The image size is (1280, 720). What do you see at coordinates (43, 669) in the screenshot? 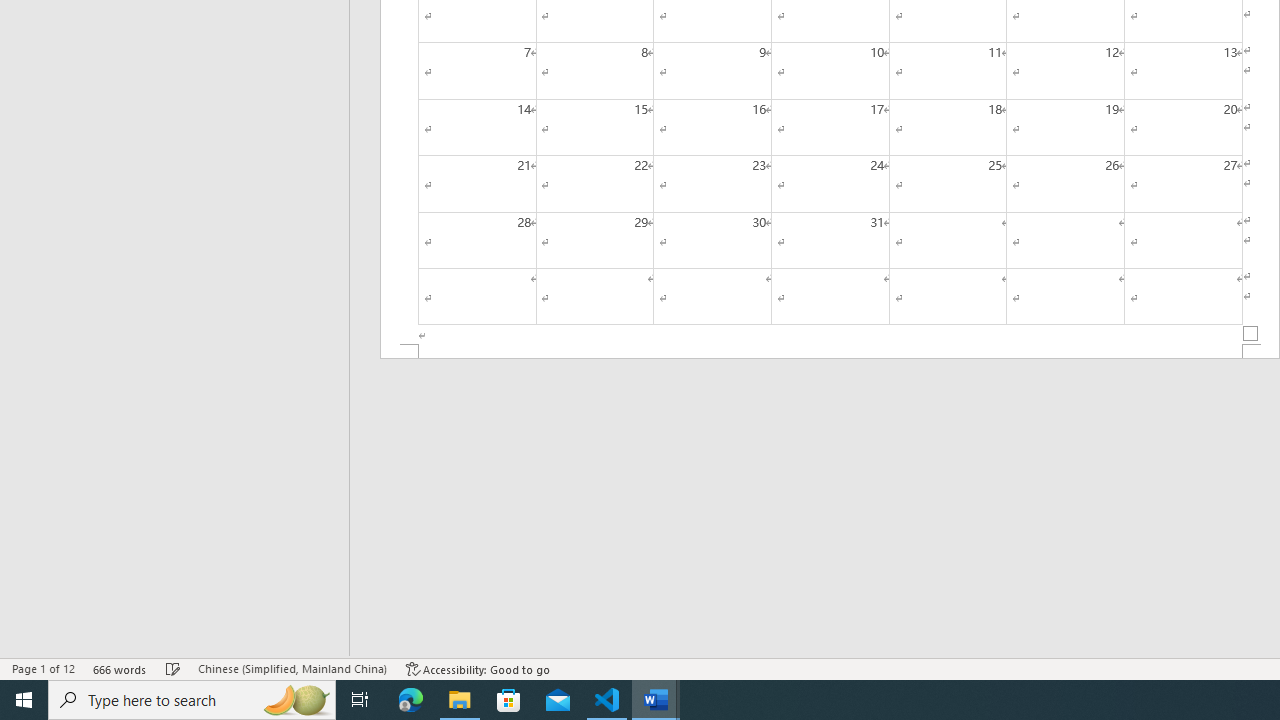
I see `'Page Number Page 1 of 12'` at bounding box center [43, 669].